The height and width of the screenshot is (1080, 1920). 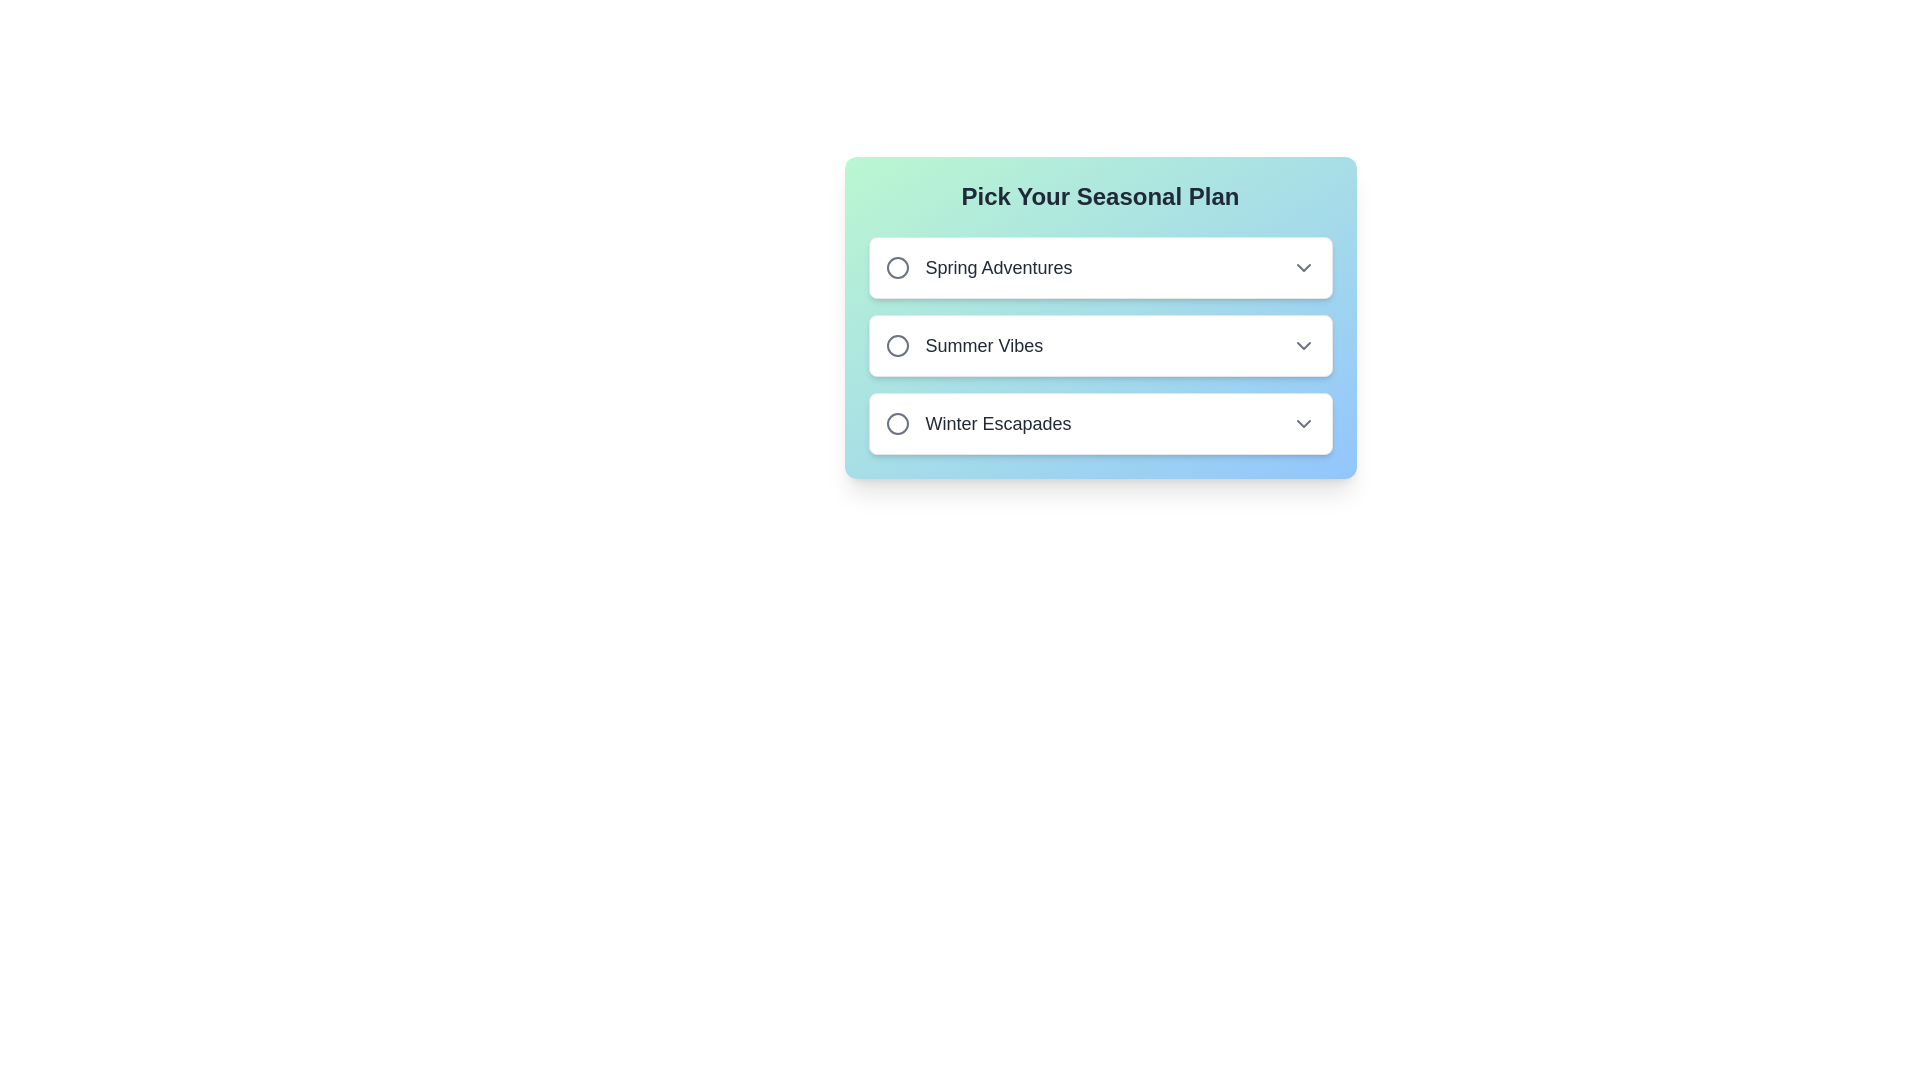 What do you see at coordinates (1099, 196) in the screenshot?
I see `title text element that serves as the primary heading above the options 'Spring Adventures,' 'Summer Vibes,' and 'Winter Escapades.'` at bounding box center [1099, 196].